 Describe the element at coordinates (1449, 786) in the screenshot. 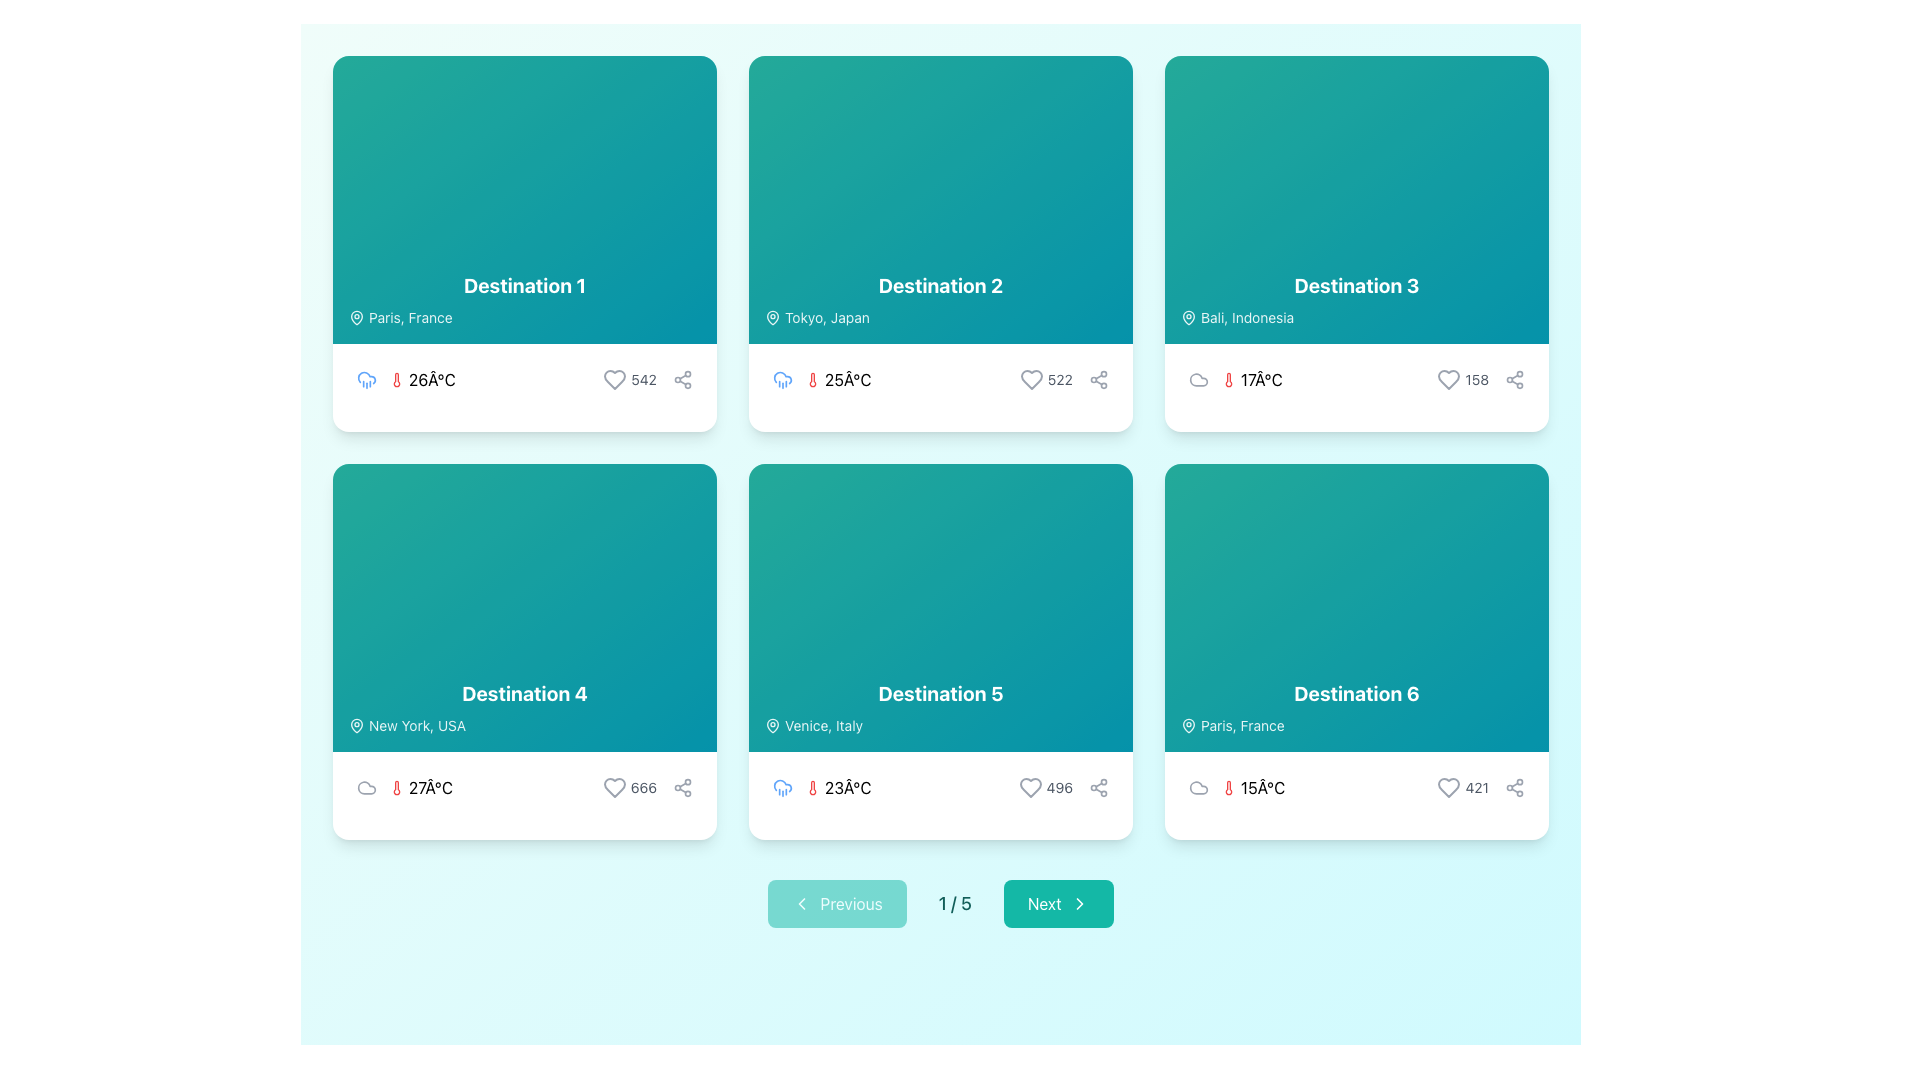

I see `the heart icon located in the bottom-right section of the 'Destination 6' card to like or favorite it` at that location.